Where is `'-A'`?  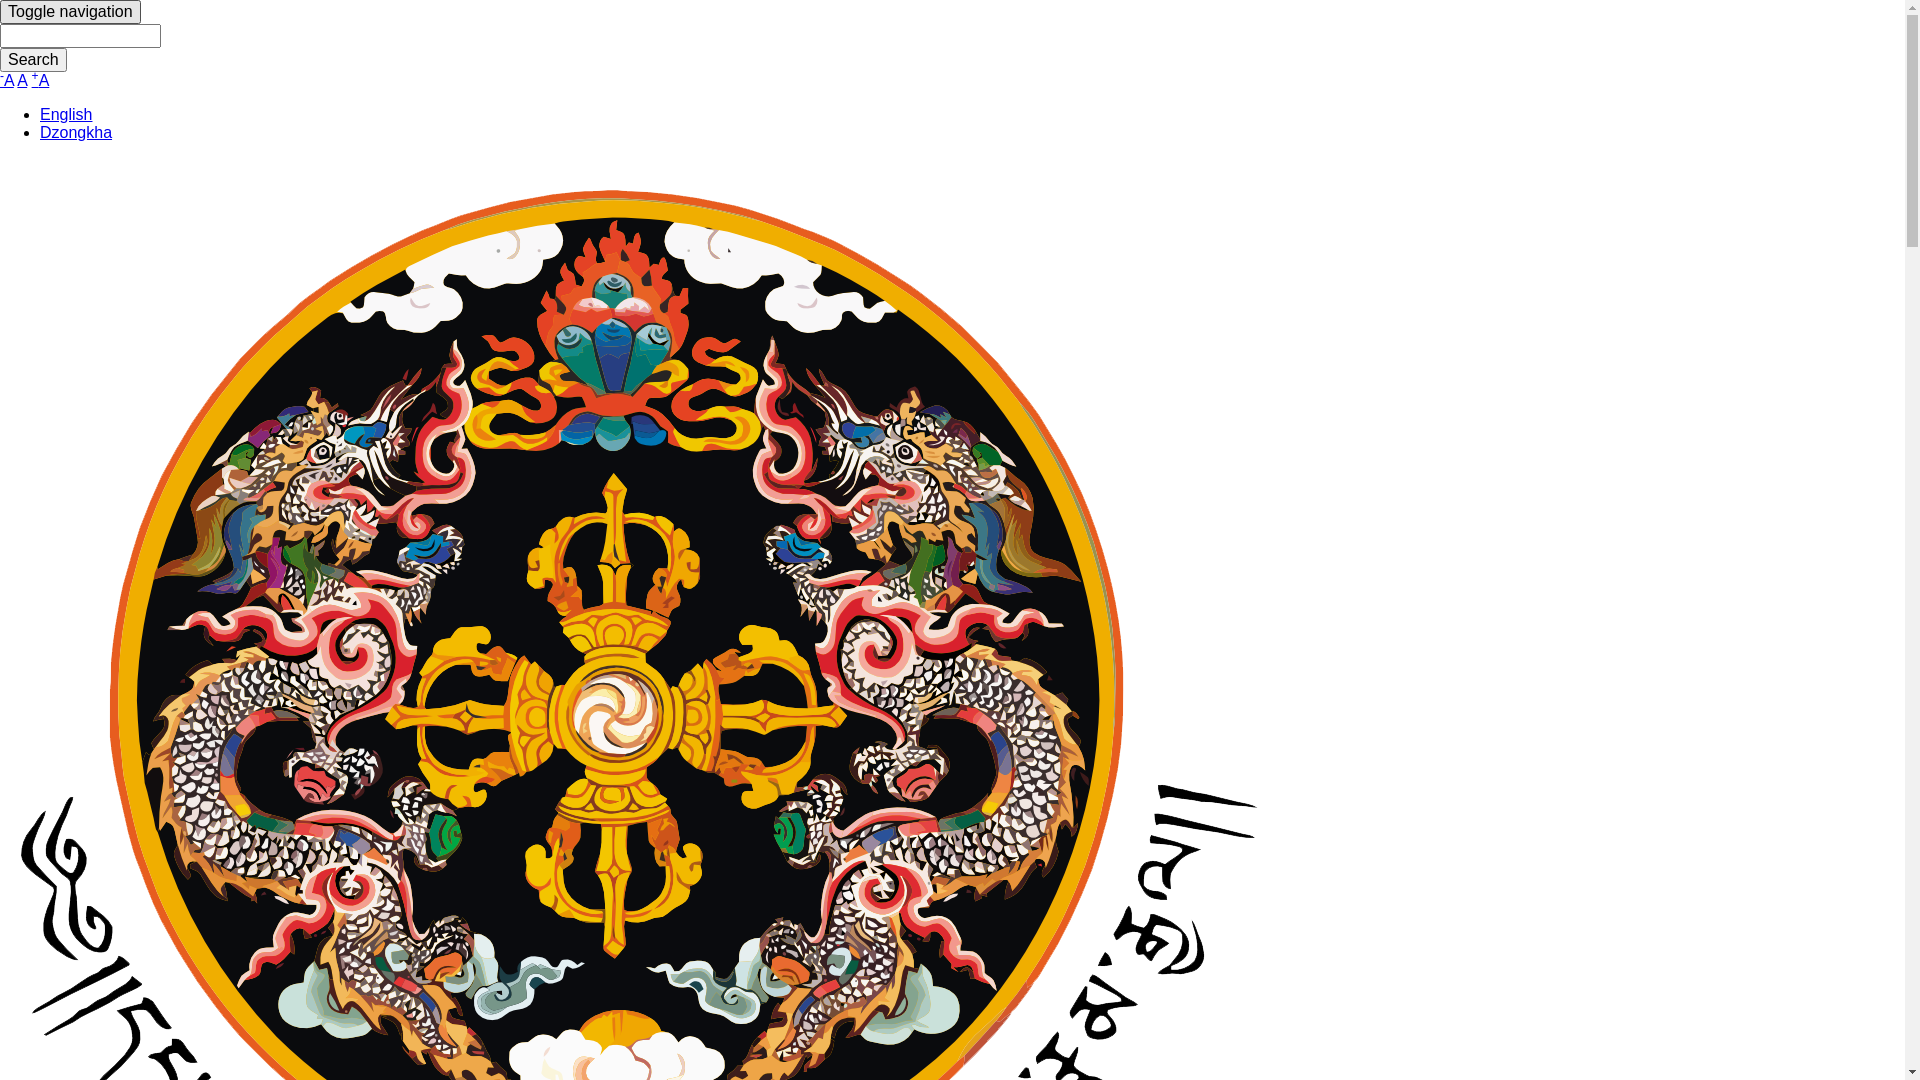 '-A' is located at coordinates (0, 79).